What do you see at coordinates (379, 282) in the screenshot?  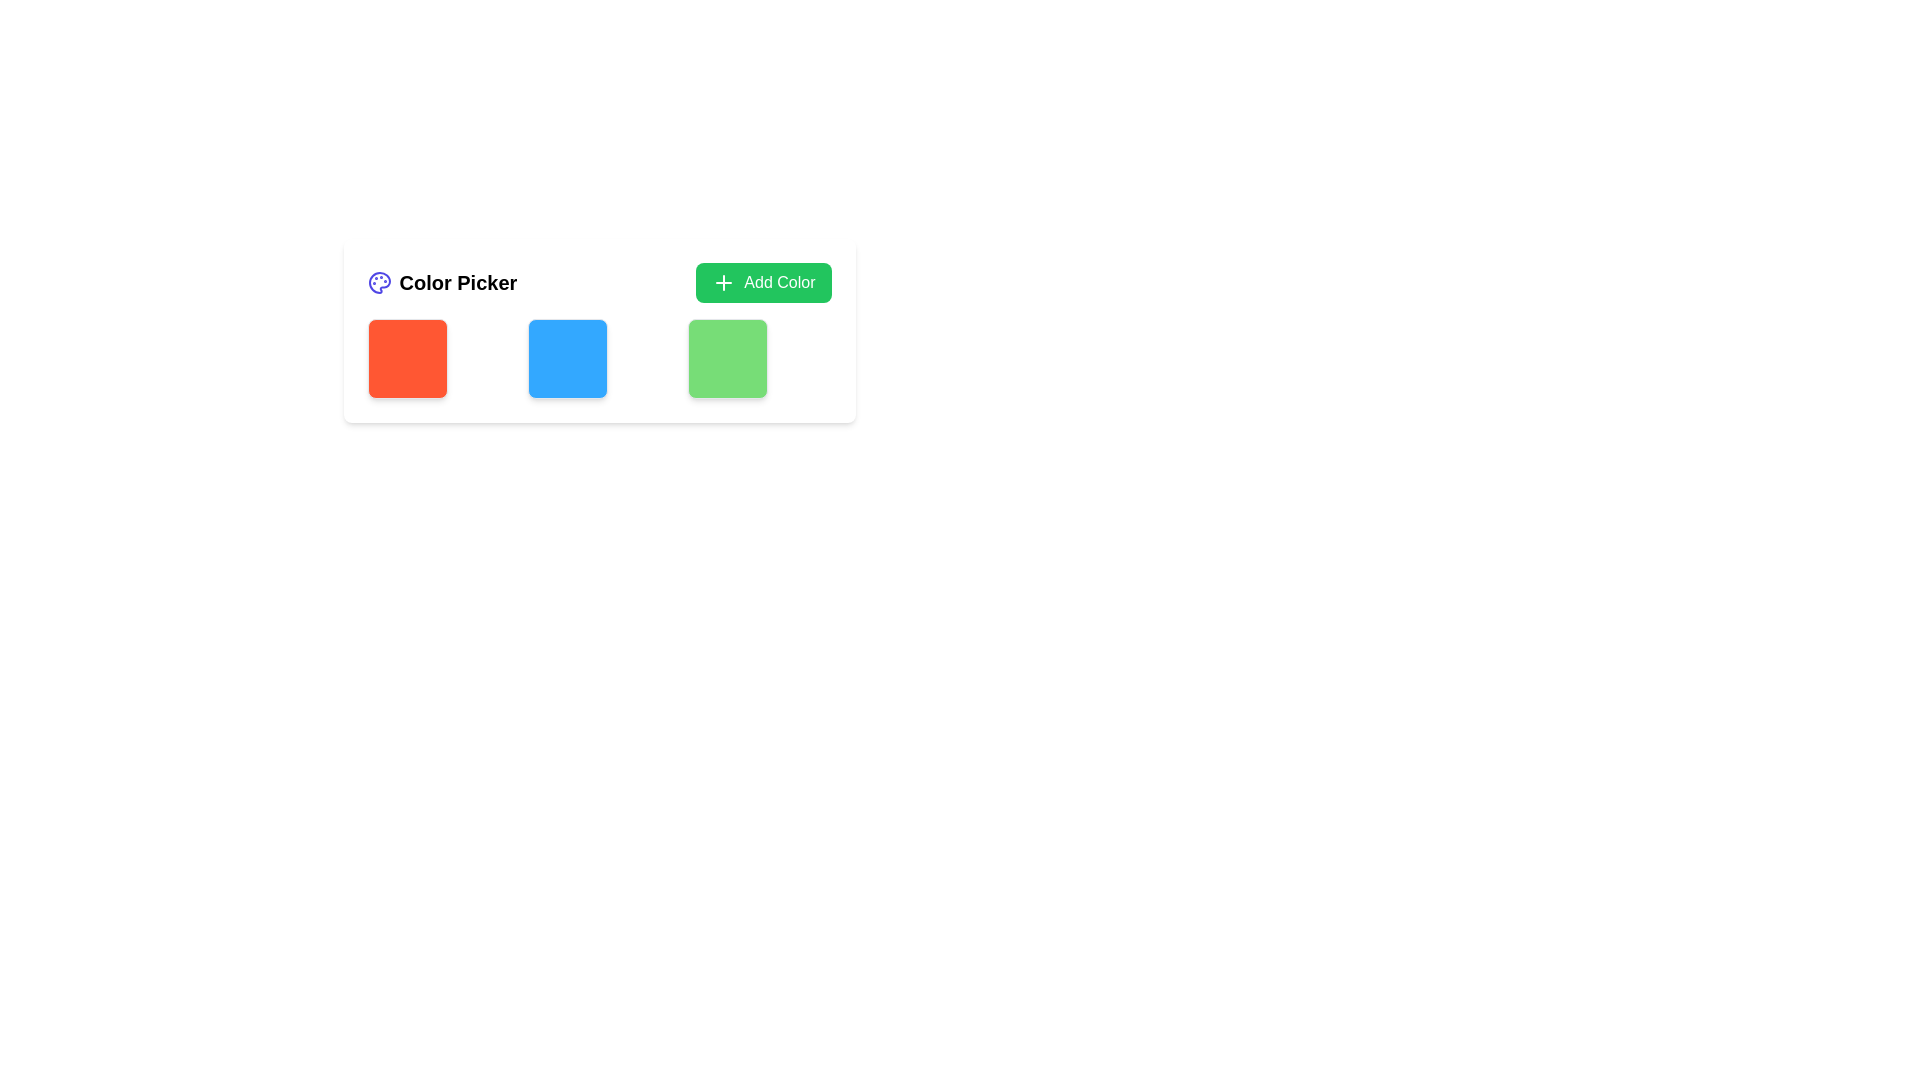 I see `the color palette icon located on the left side of the 'Color Picker' header section as a decorative item` at bounding box center [379, 282].